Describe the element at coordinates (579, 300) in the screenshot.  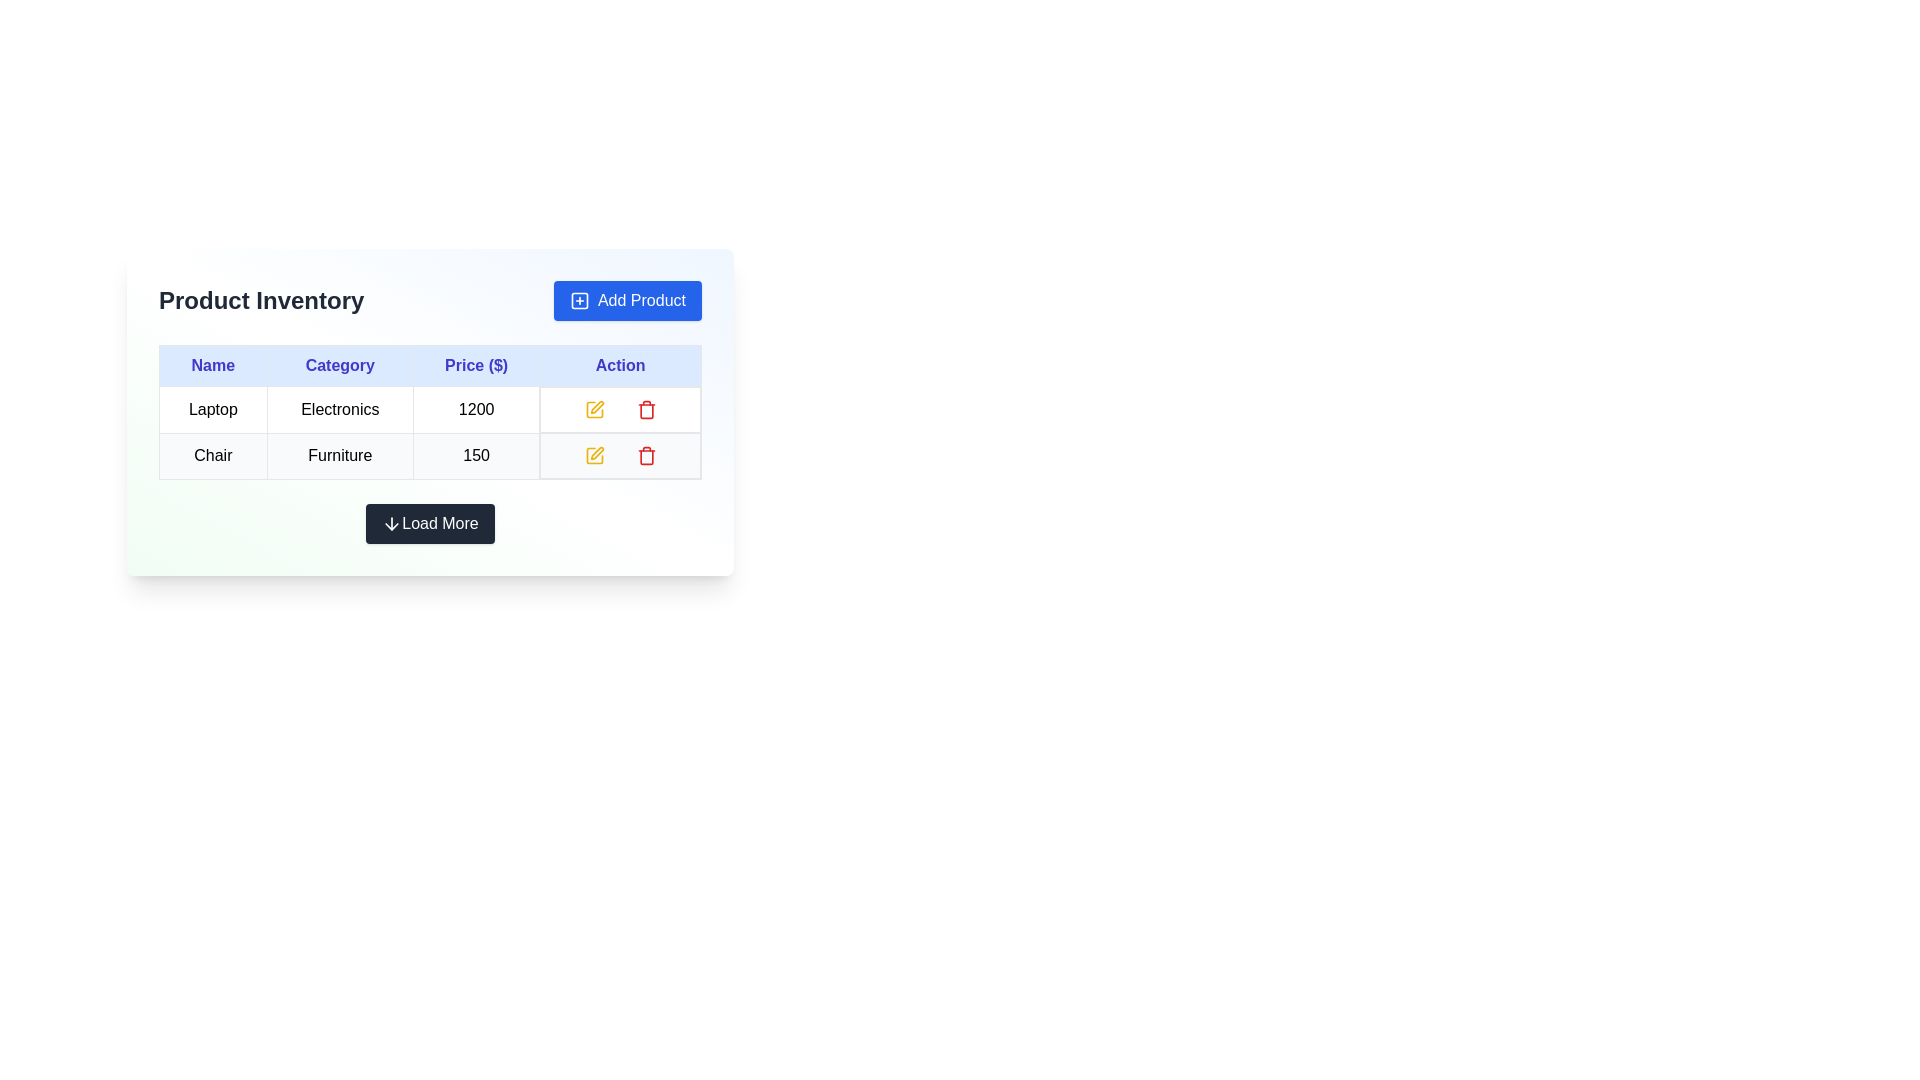
I see `the blue rectangular icon with rounded corners located inside the 'Add Product' button in the top-right corner of the 'Product Inventory' section` at that location.